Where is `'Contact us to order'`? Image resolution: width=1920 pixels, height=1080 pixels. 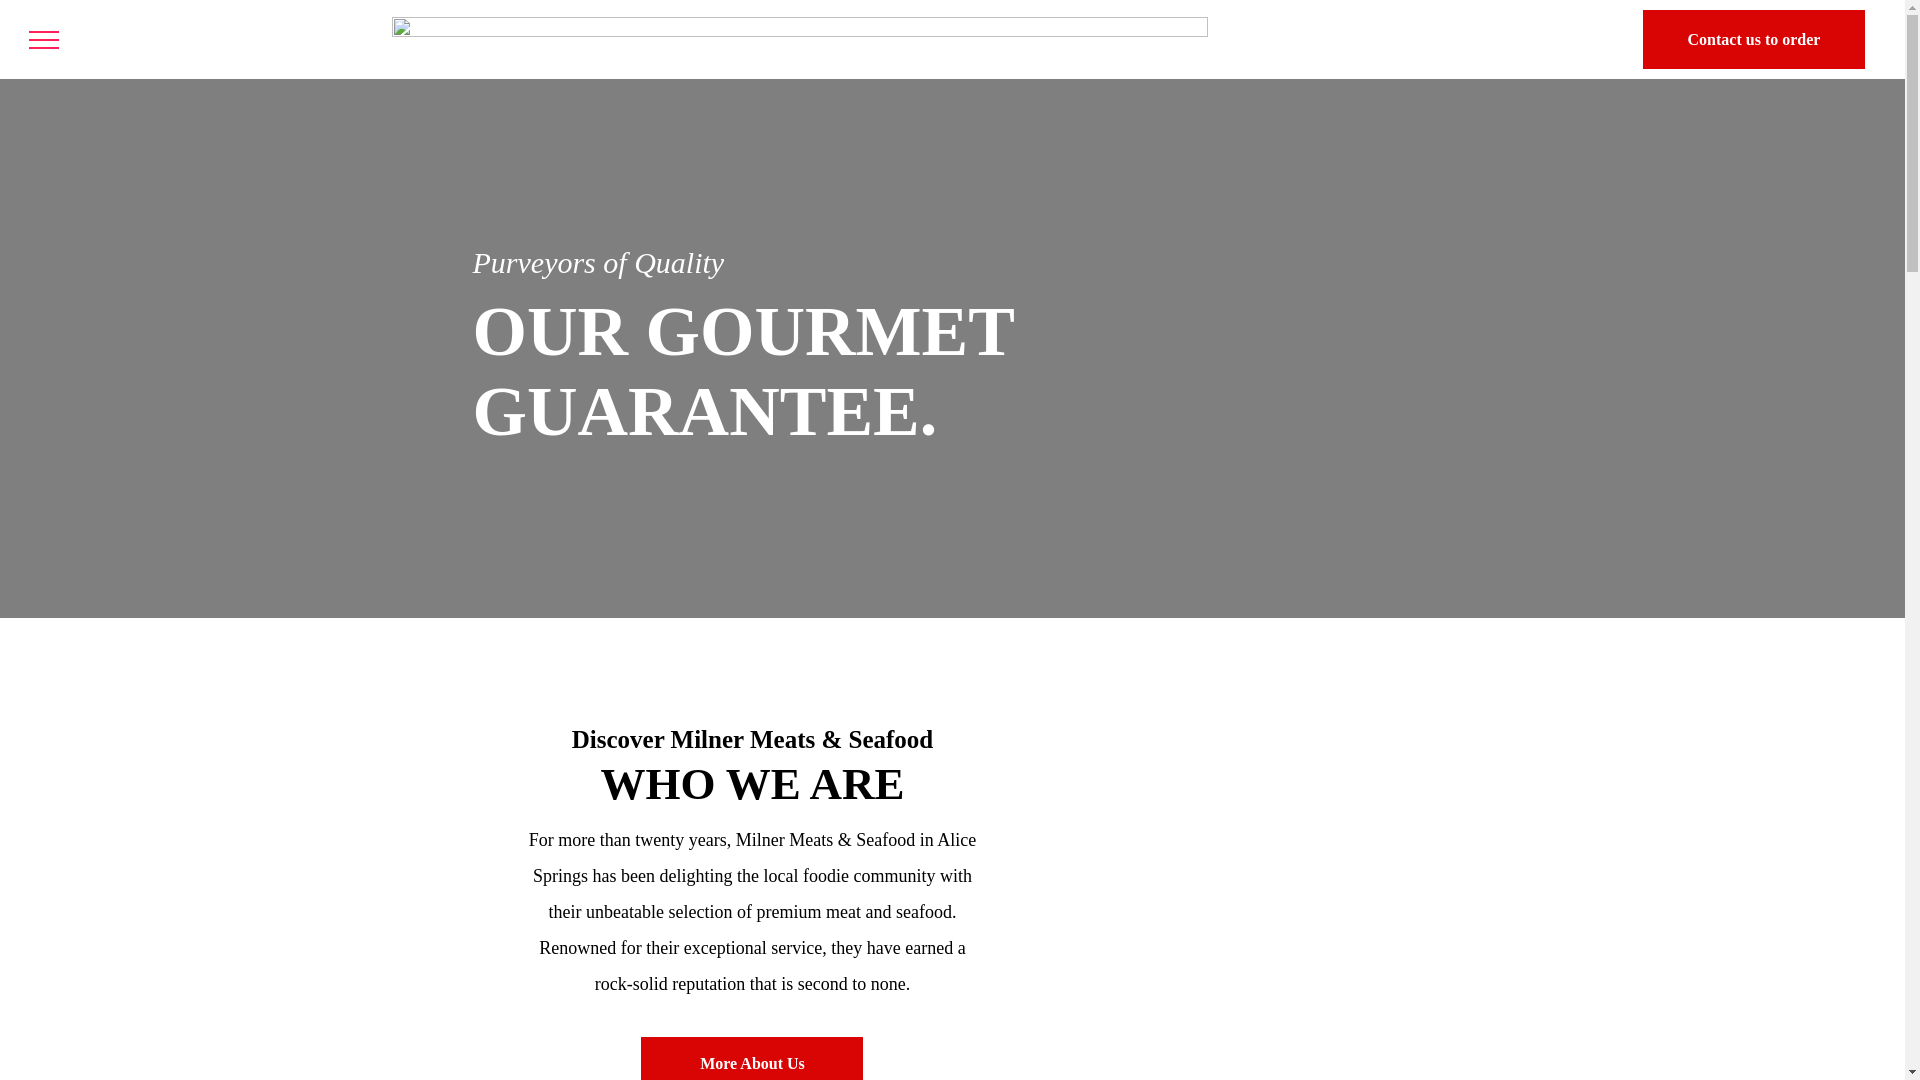
'Contact us to order' is located at coordinates (1752, 39).